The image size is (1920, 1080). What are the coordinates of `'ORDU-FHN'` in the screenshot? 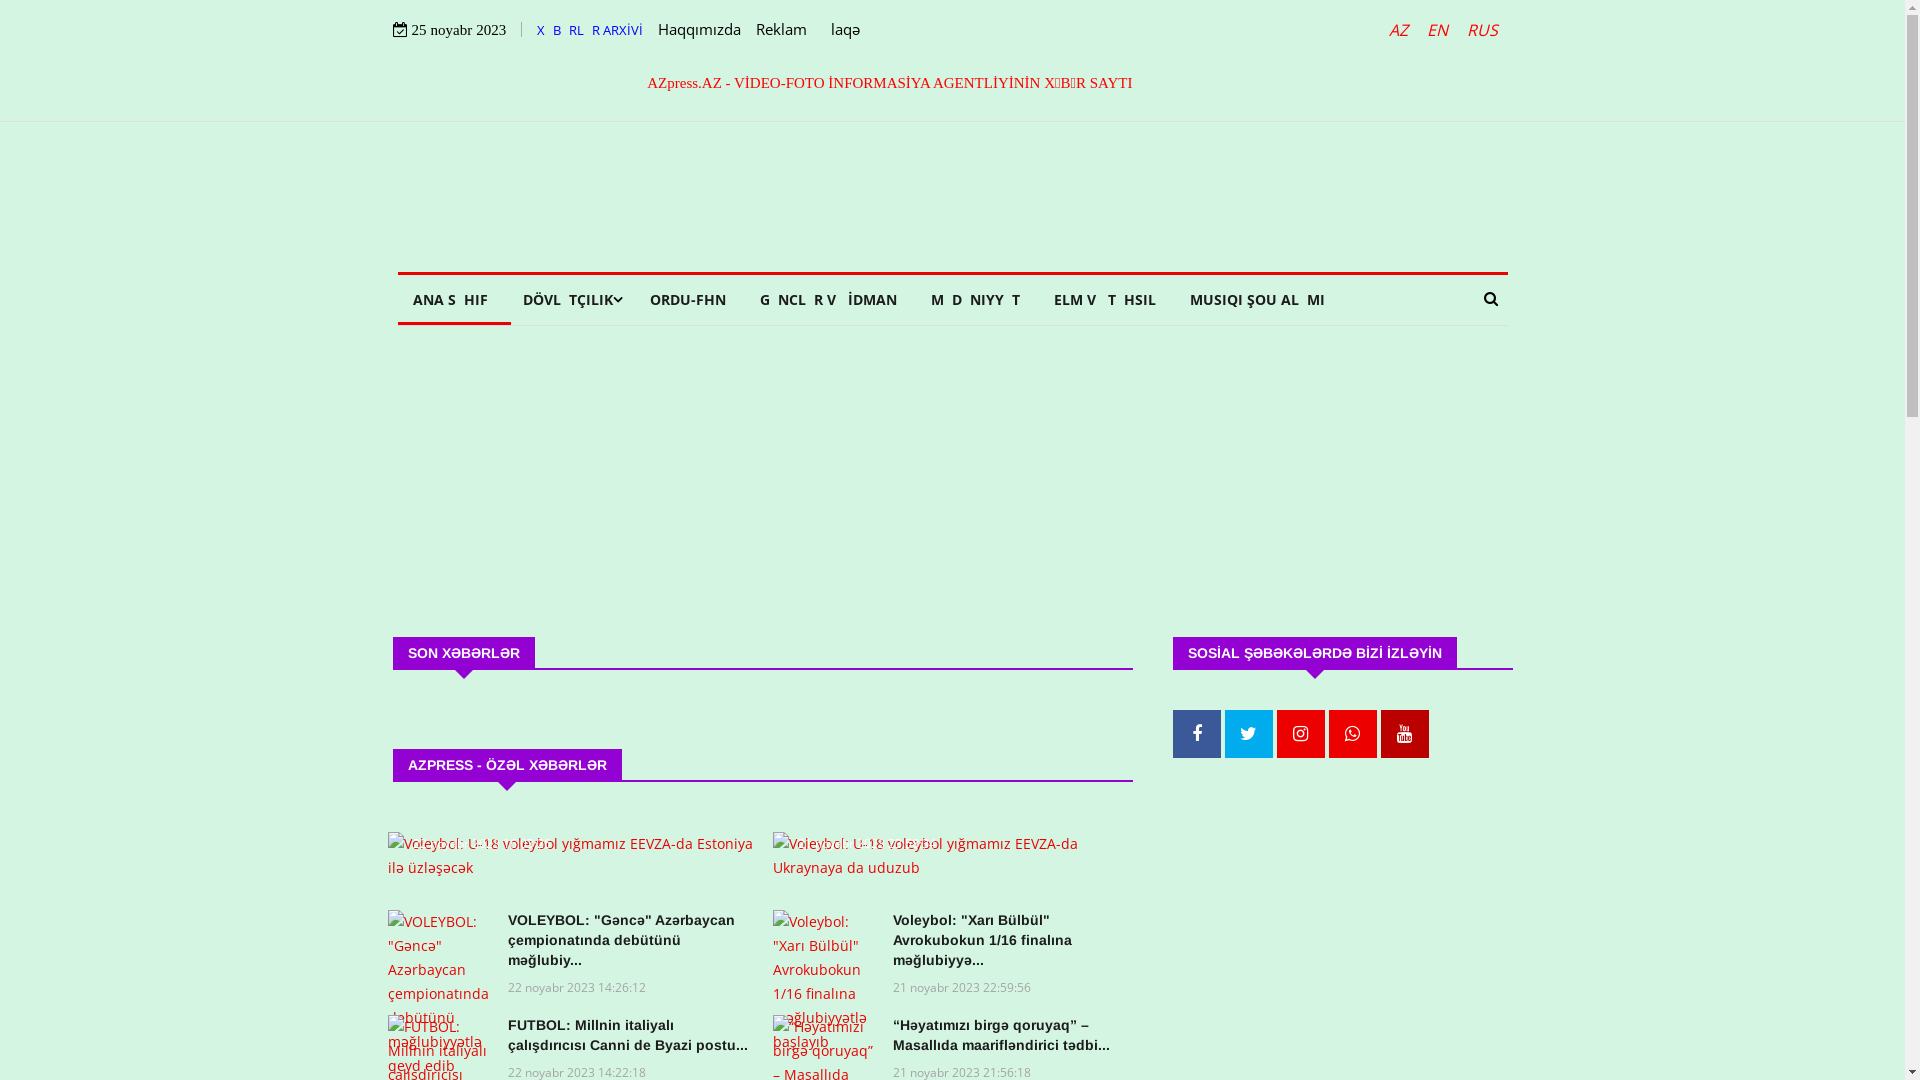 It's located at (686, 300).